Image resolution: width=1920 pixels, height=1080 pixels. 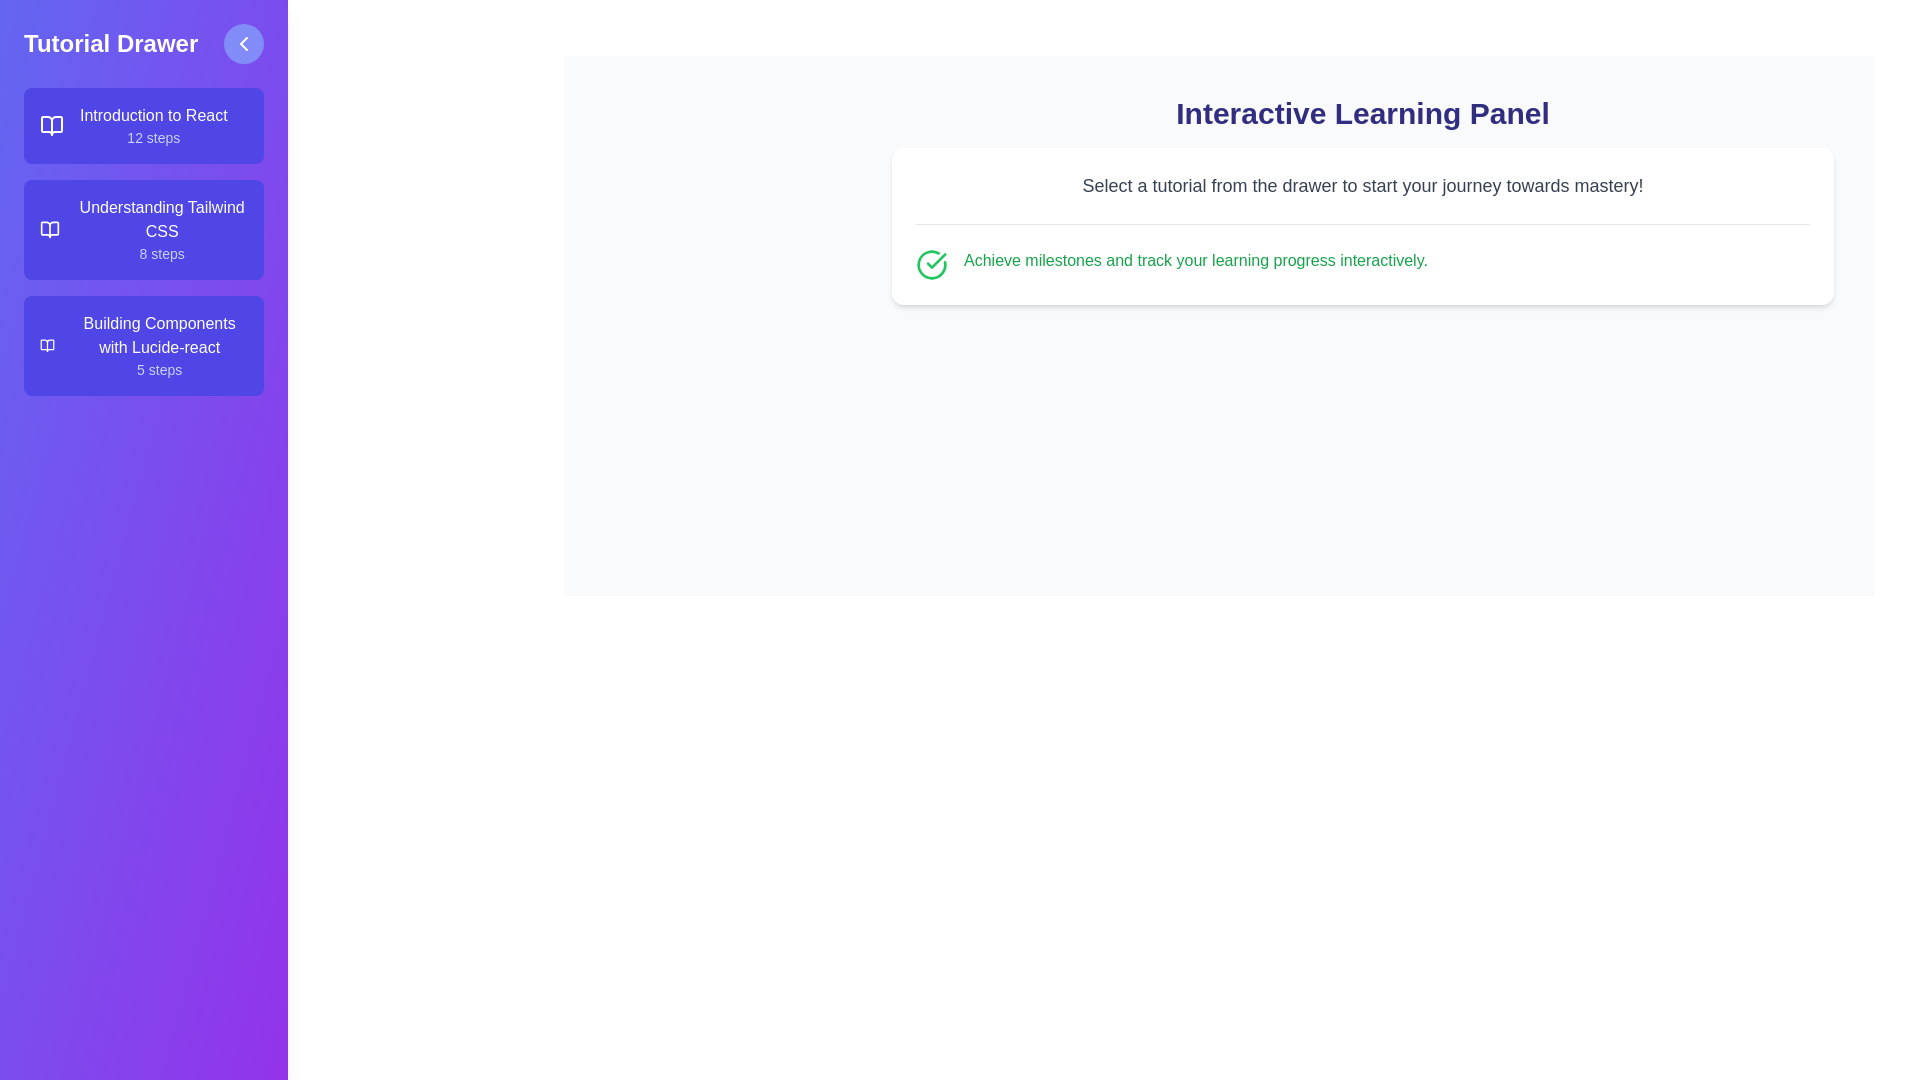 What do you see at coordinates (143, 229) in the screenshot?
I see `the tutorial titled Understanding Tailwind CSS from the list` at bounding box center [143, 229].